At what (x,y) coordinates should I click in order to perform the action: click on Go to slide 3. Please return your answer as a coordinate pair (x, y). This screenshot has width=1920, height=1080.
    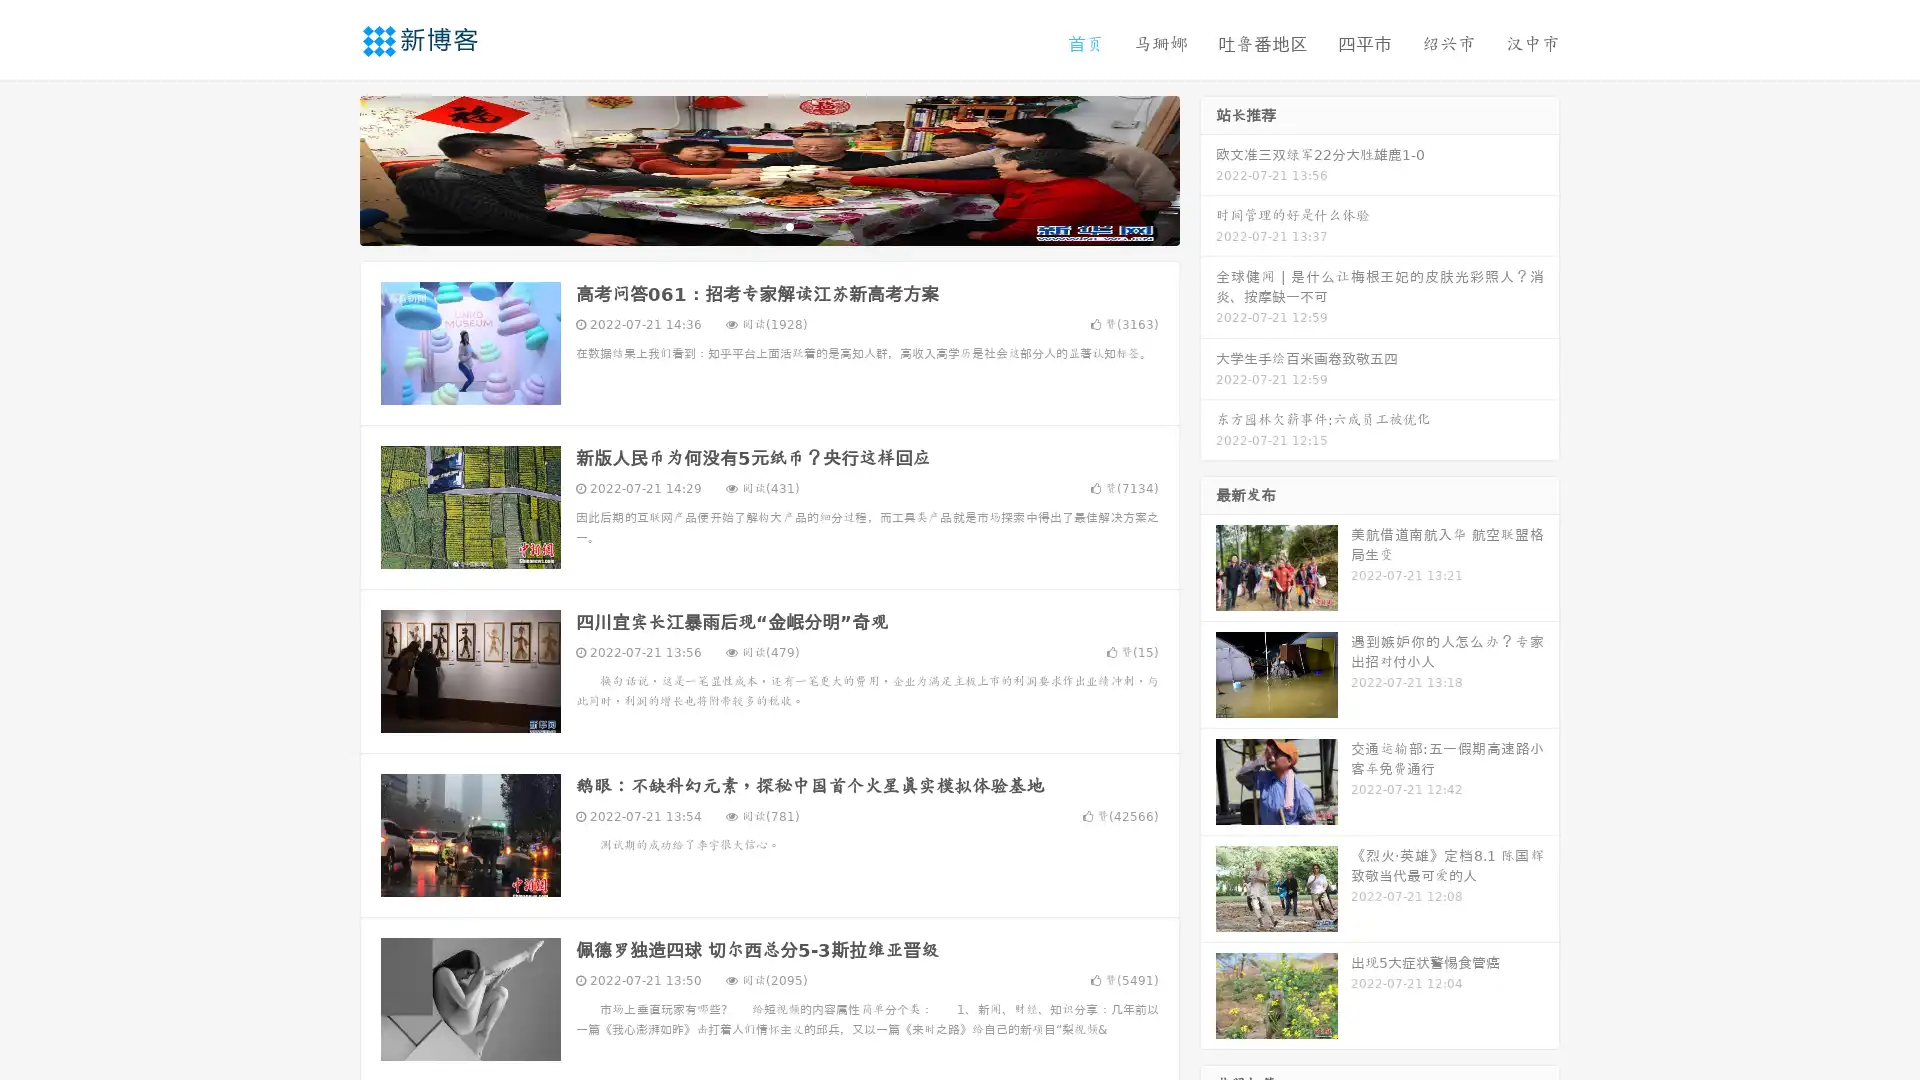
    Looking at the image, I should click on (789, 225).